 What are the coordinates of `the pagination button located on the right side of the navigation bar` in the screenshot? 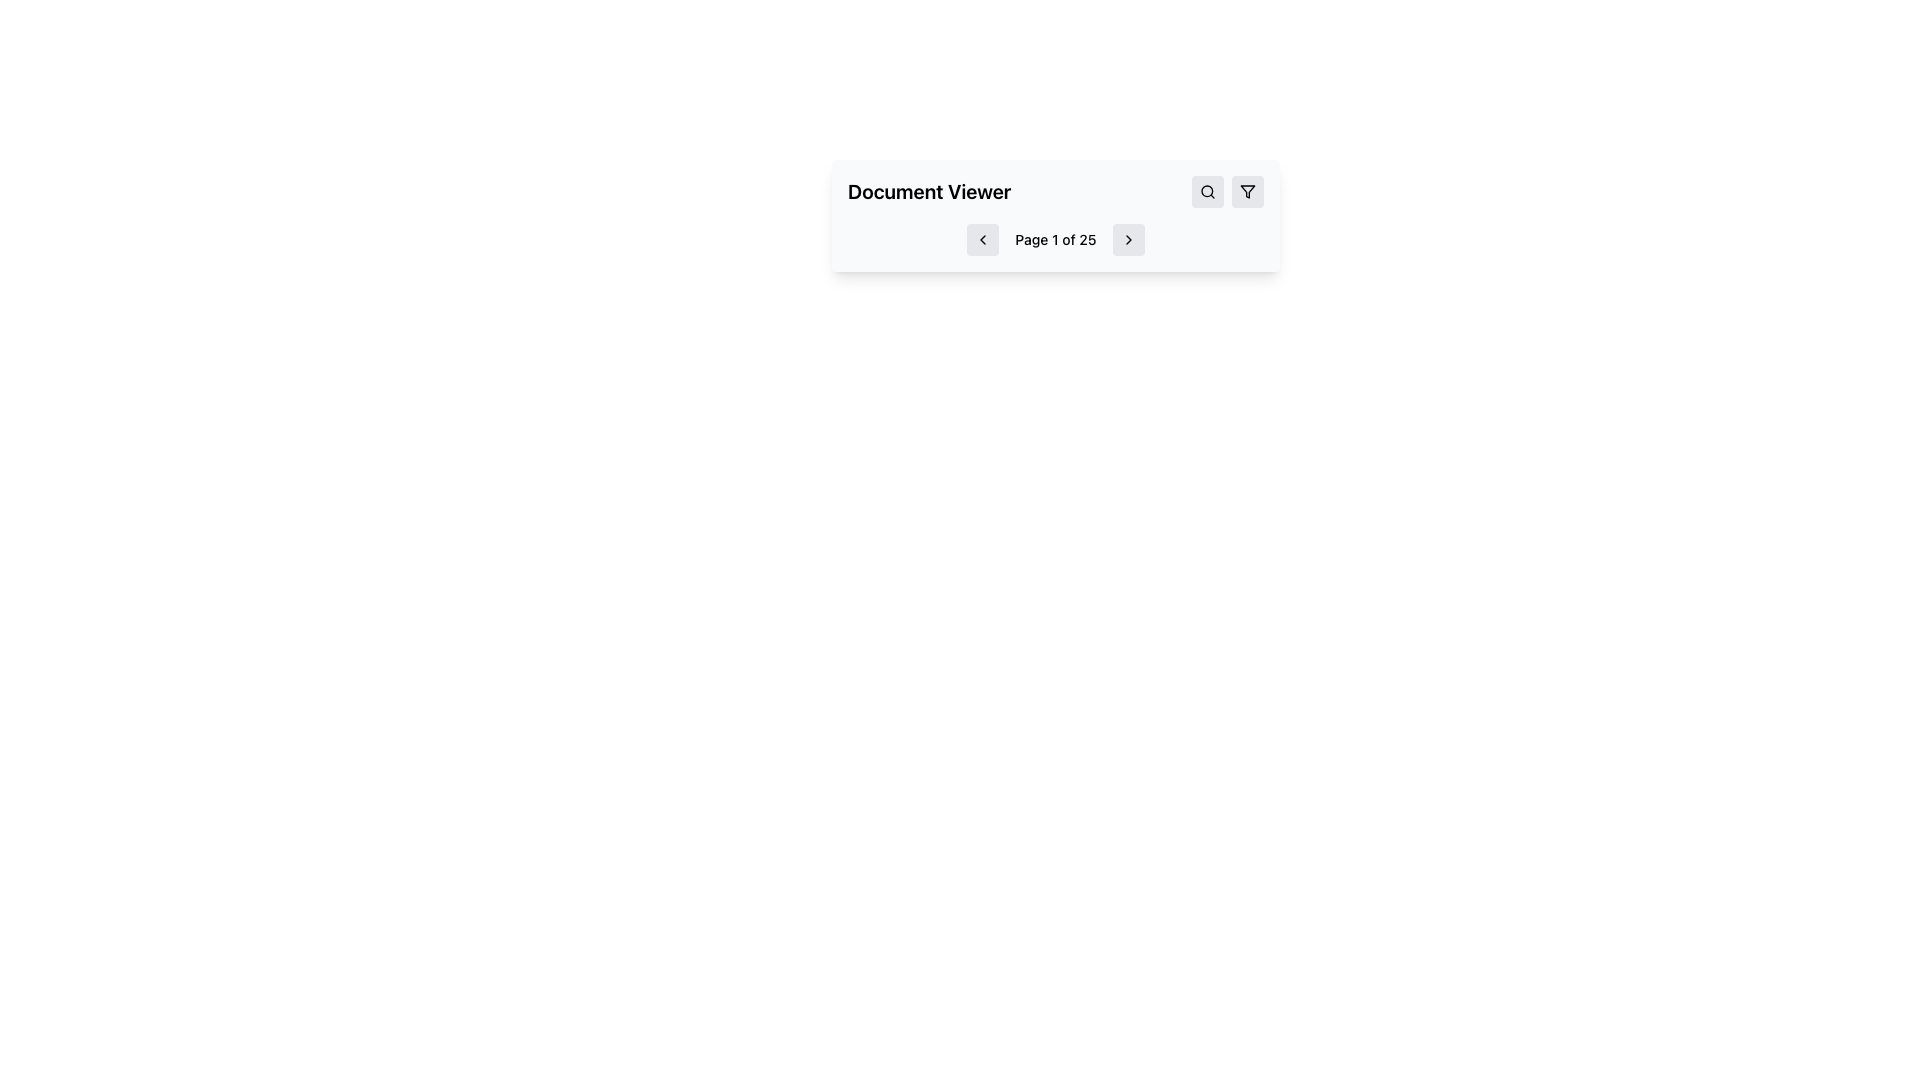 It's located at (1128, 238).